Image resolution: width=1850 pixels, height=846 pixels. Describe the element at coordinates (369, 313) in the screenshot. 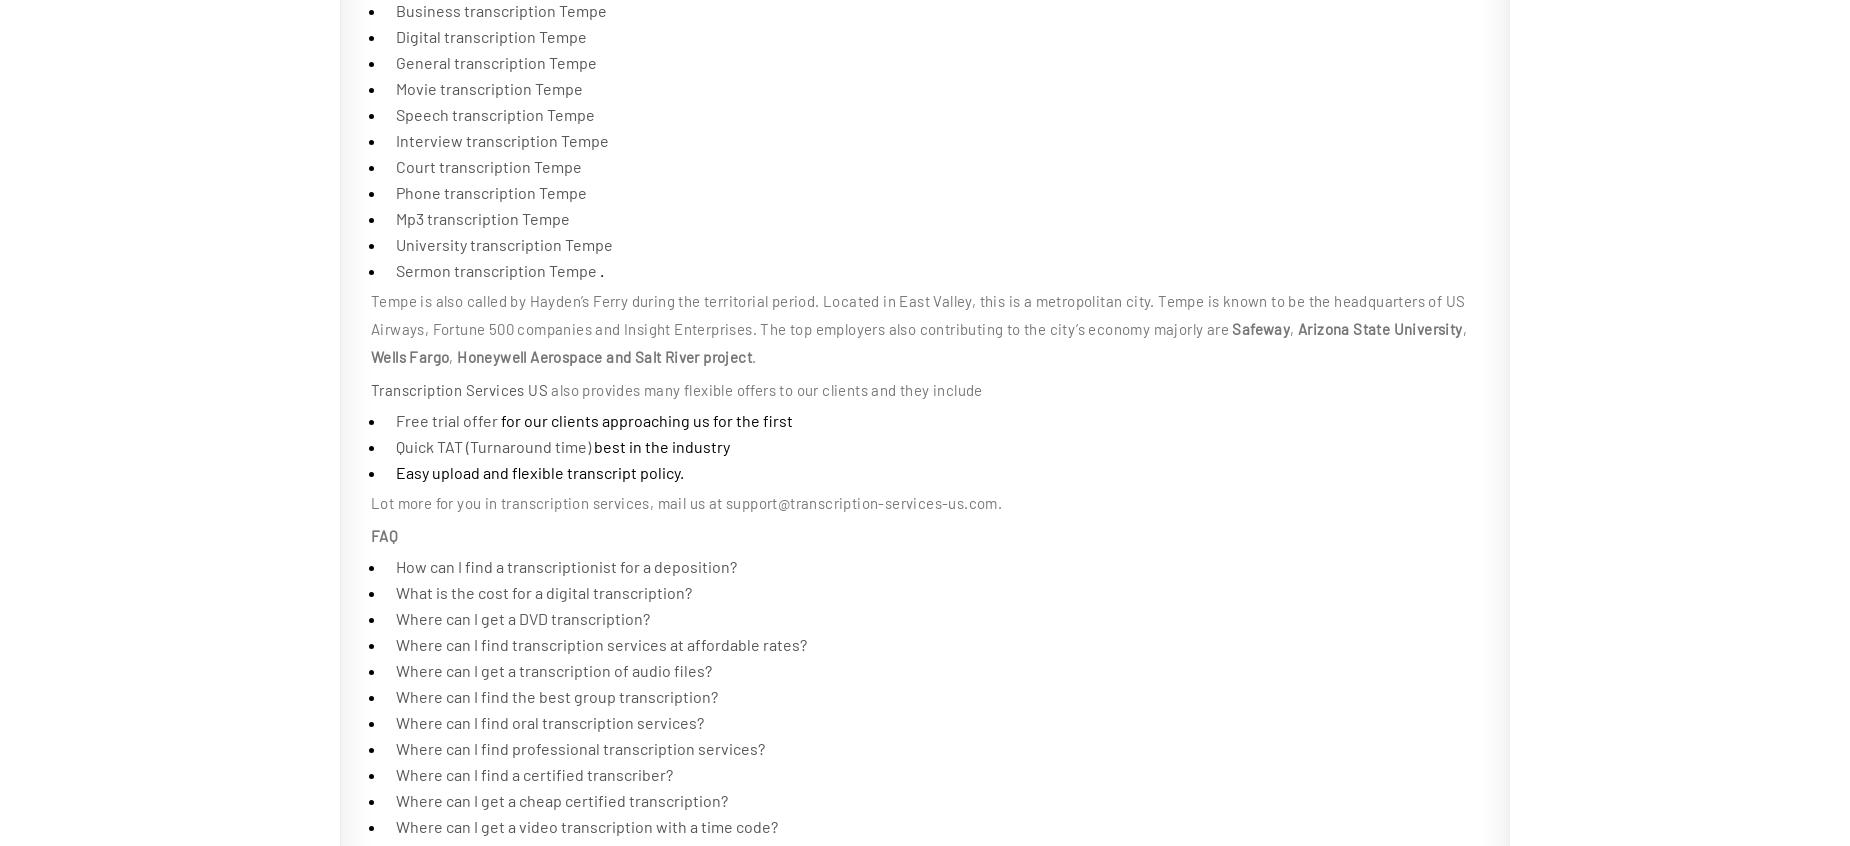

I see `'Tempe is also called by Hayden’s Ferry during the territorial period. Located in East Valley, this is a metropolitan city. Tempe is known to be the headquarters of US Airways, Fortune 500 companies and Insight Enterprises. The top employers also contributing to the city’s economy majorly are'` at that location.